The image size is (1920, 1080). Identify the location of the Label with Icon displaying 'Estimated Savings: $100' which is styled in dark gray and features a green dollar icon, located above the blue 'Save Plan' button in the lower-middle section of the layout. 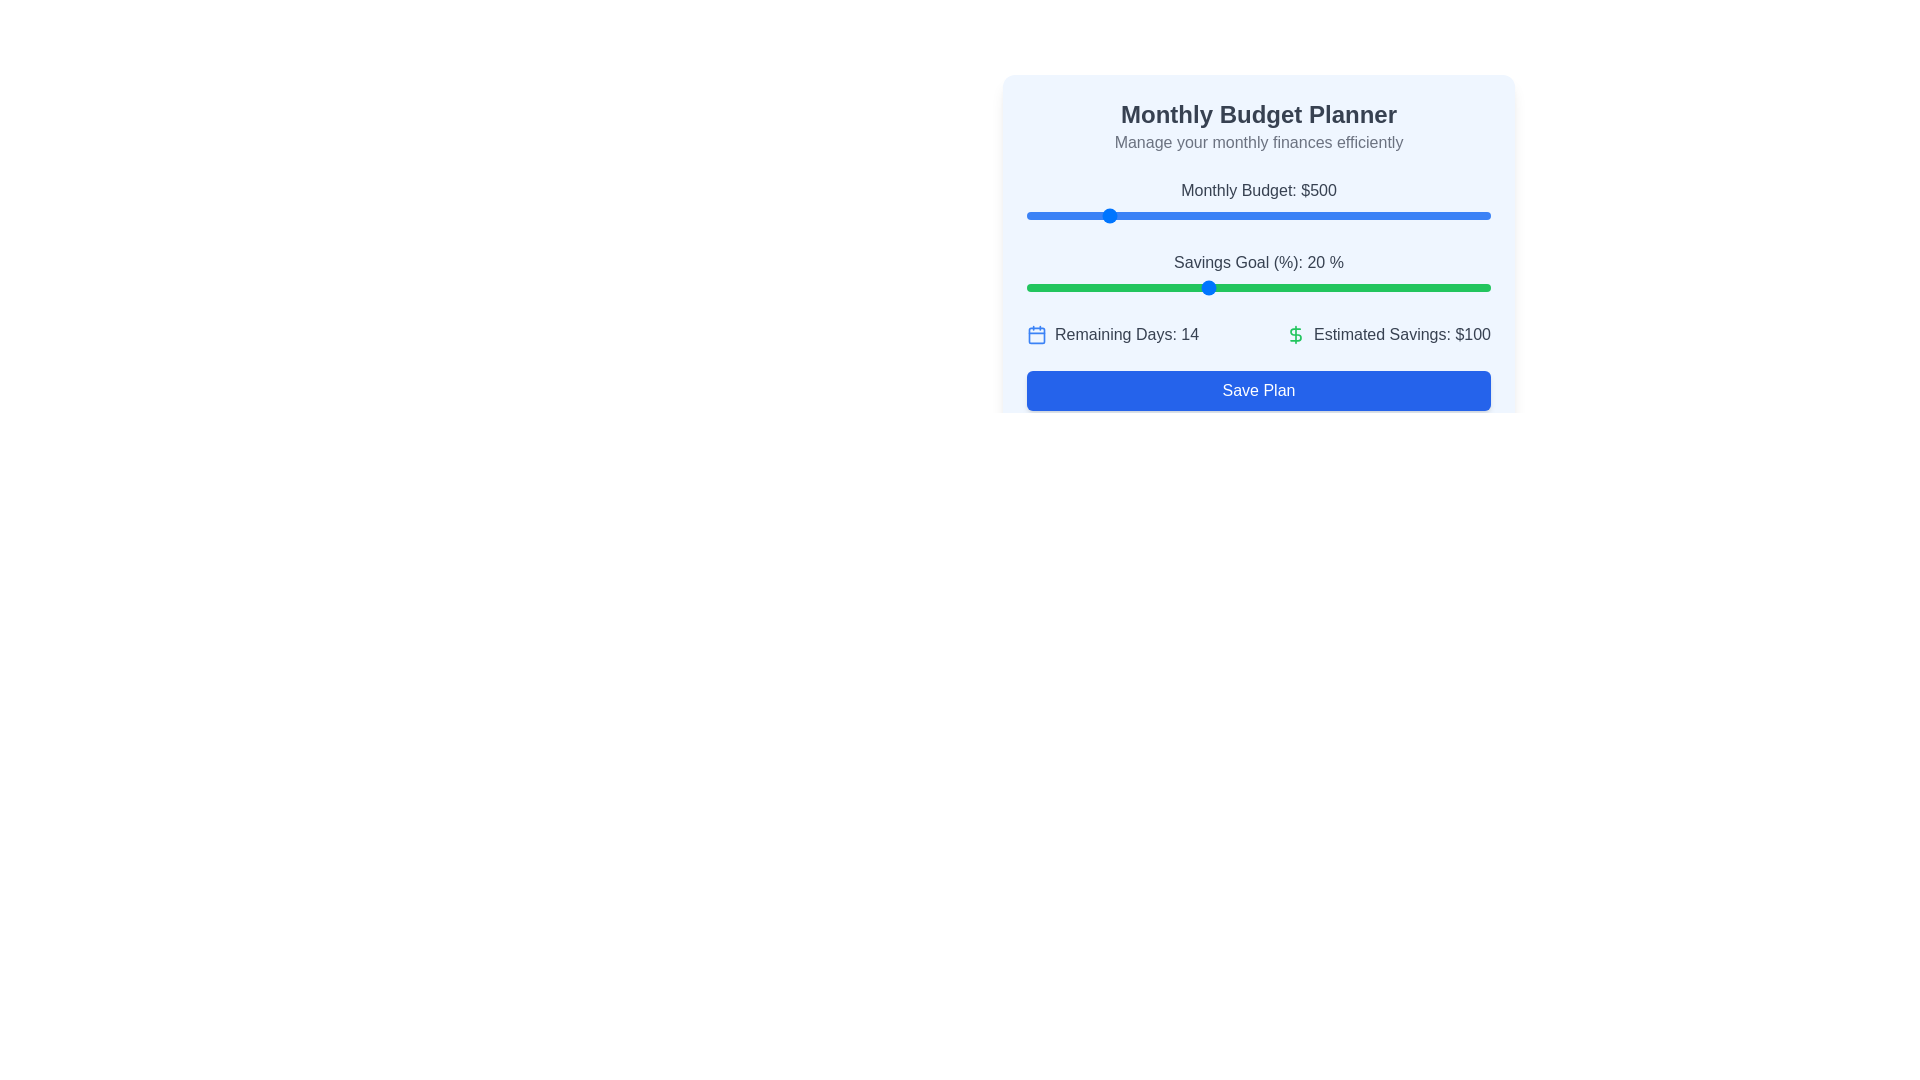
(1387, 334).